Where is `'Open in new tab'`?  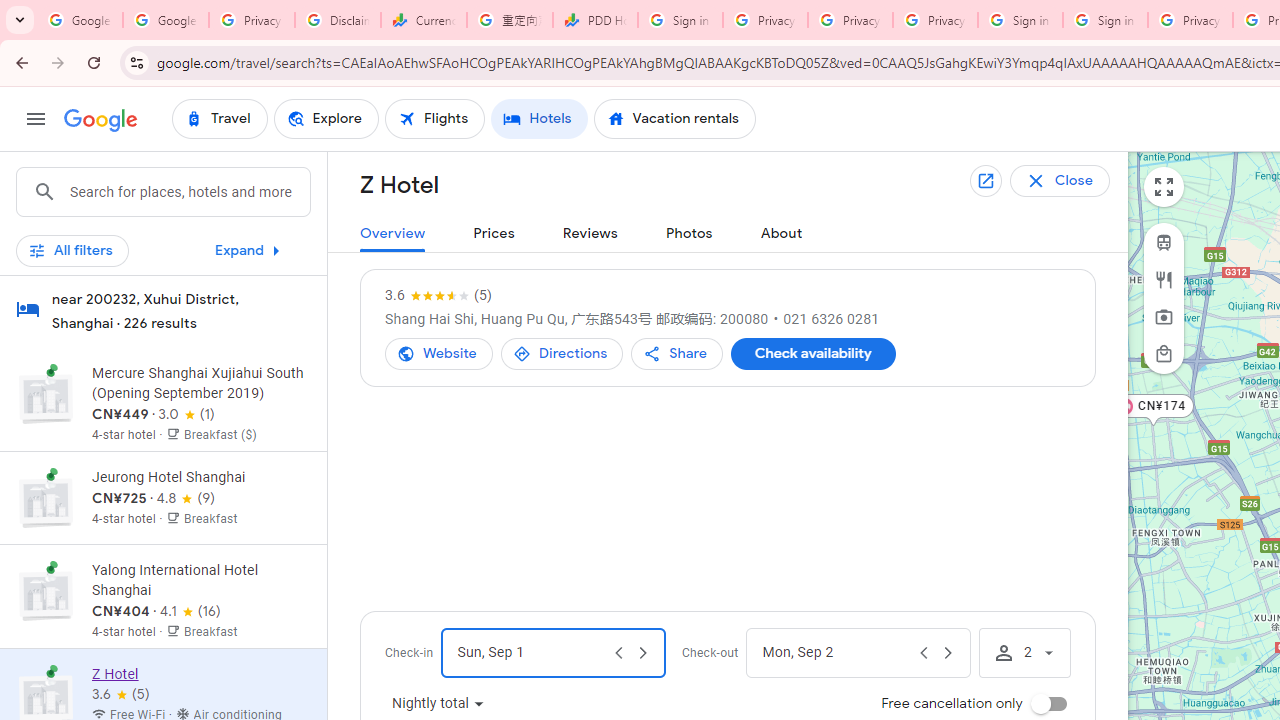
'Open in new tab' is located at coordinates (985, 181).